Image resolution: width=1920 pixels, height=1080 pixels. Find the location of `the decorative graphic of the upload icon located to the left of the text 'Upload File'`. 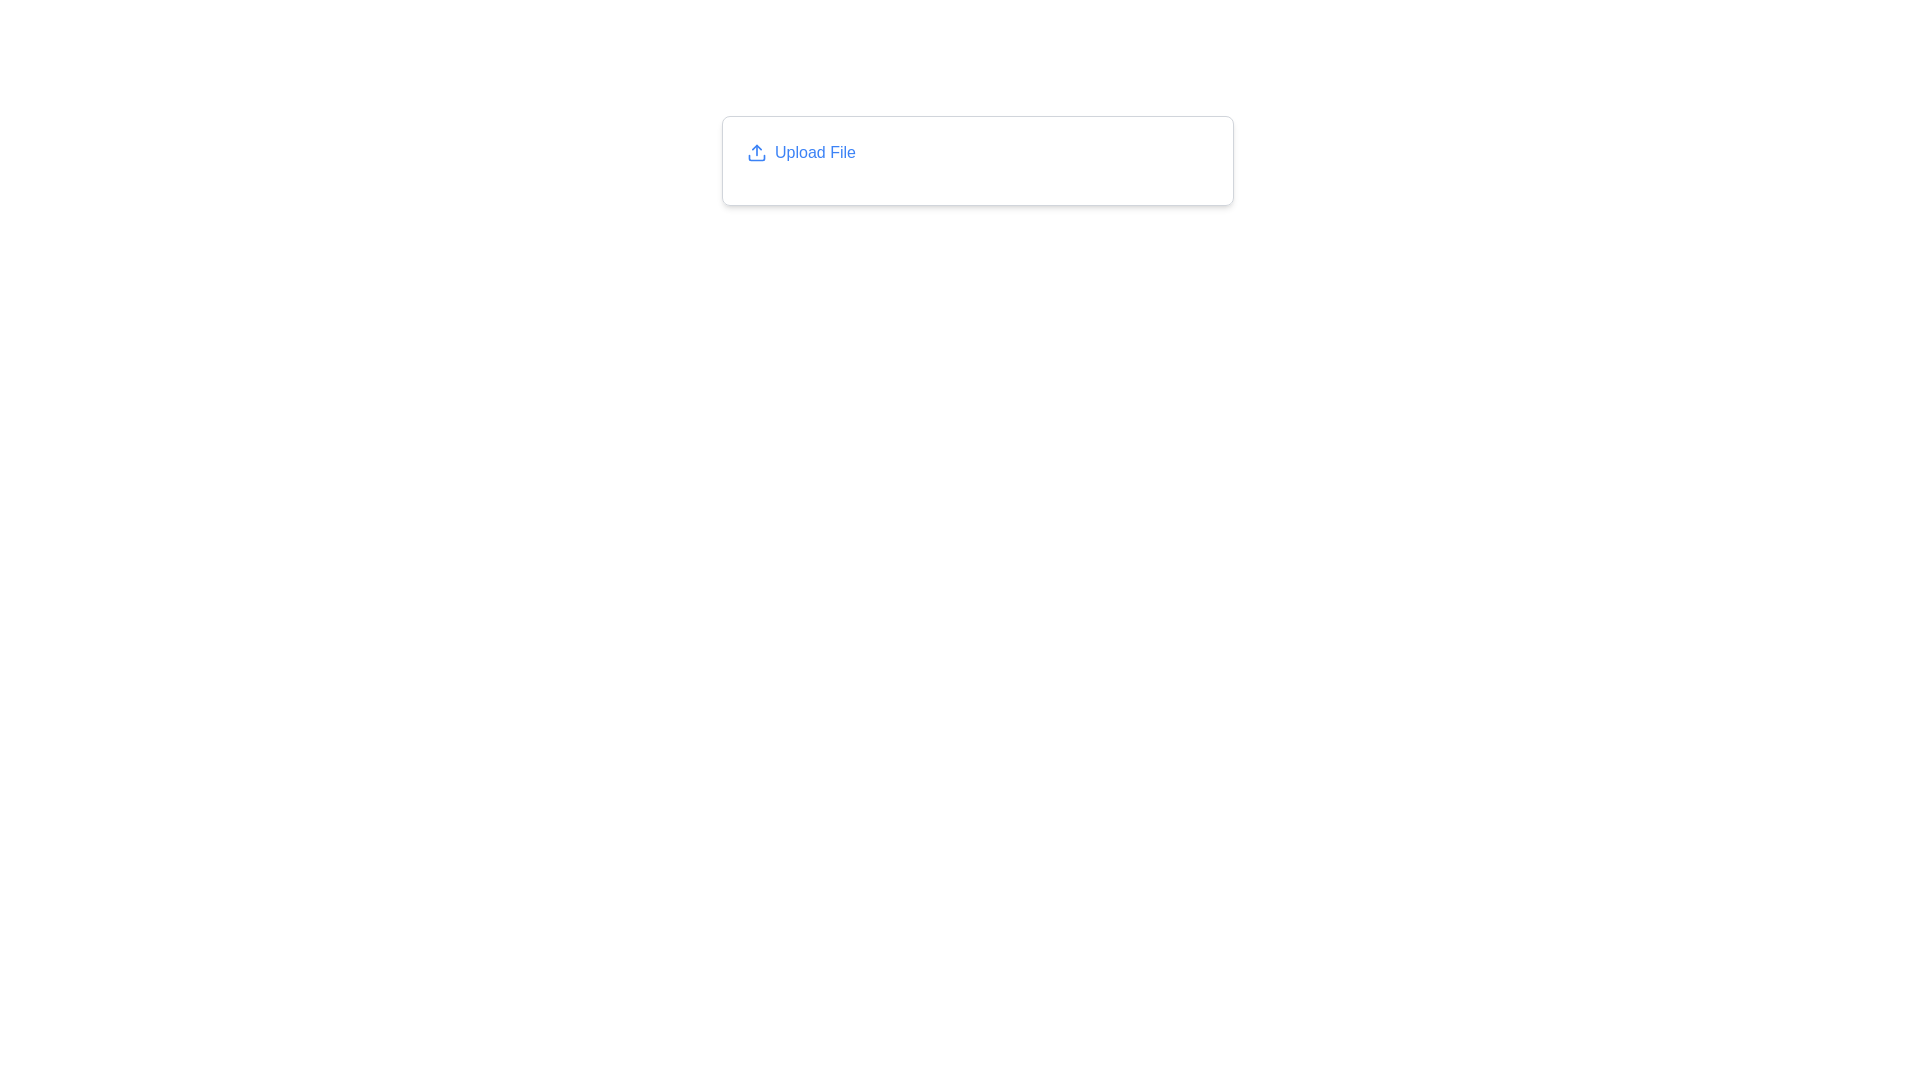

the decorative graphic of the upload icon located to the left of the text 'Upload File' is located at coordinates (756, 157).